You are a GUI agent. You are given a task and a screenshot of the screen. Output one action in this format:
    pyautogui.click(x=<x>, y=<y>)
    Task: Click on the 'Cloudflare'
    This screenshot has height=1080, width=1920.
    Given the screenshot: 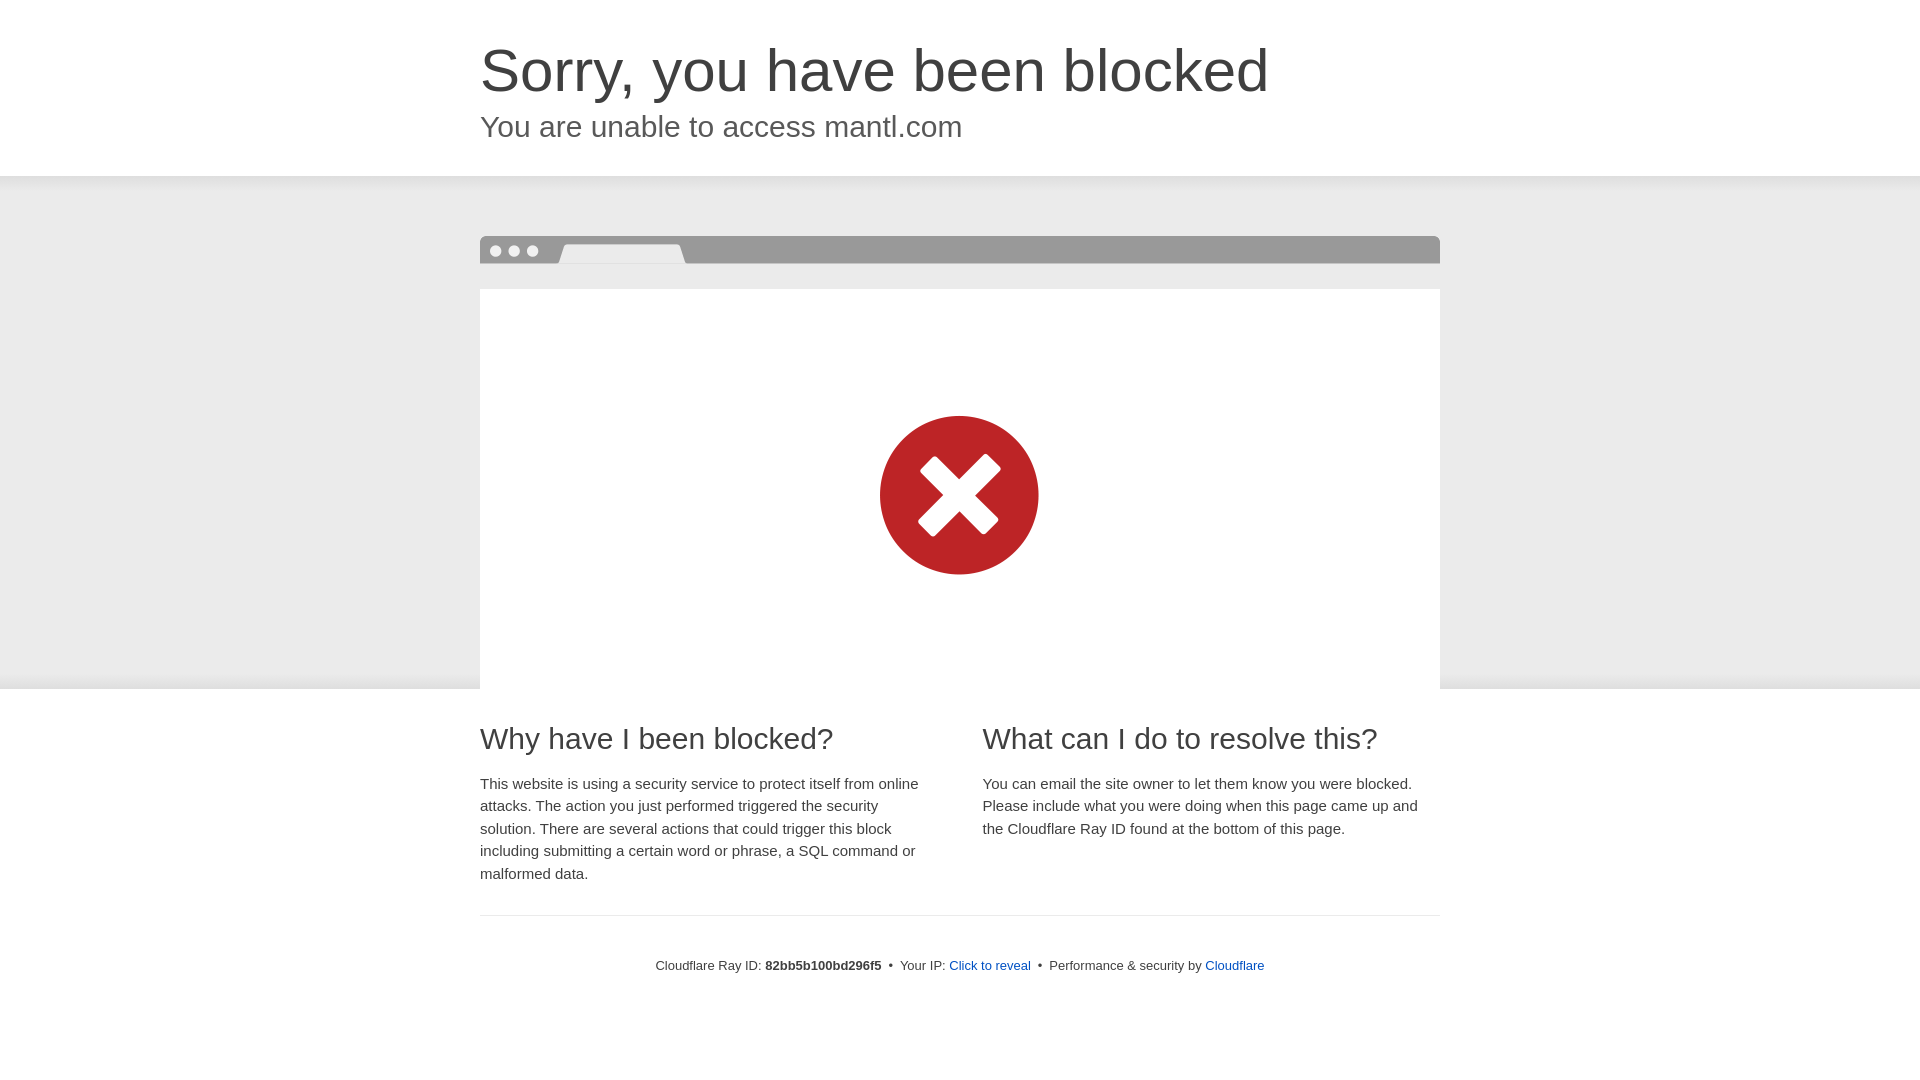 What is the action you would take?
    pyautogui.click(x=1203, y=964)
    